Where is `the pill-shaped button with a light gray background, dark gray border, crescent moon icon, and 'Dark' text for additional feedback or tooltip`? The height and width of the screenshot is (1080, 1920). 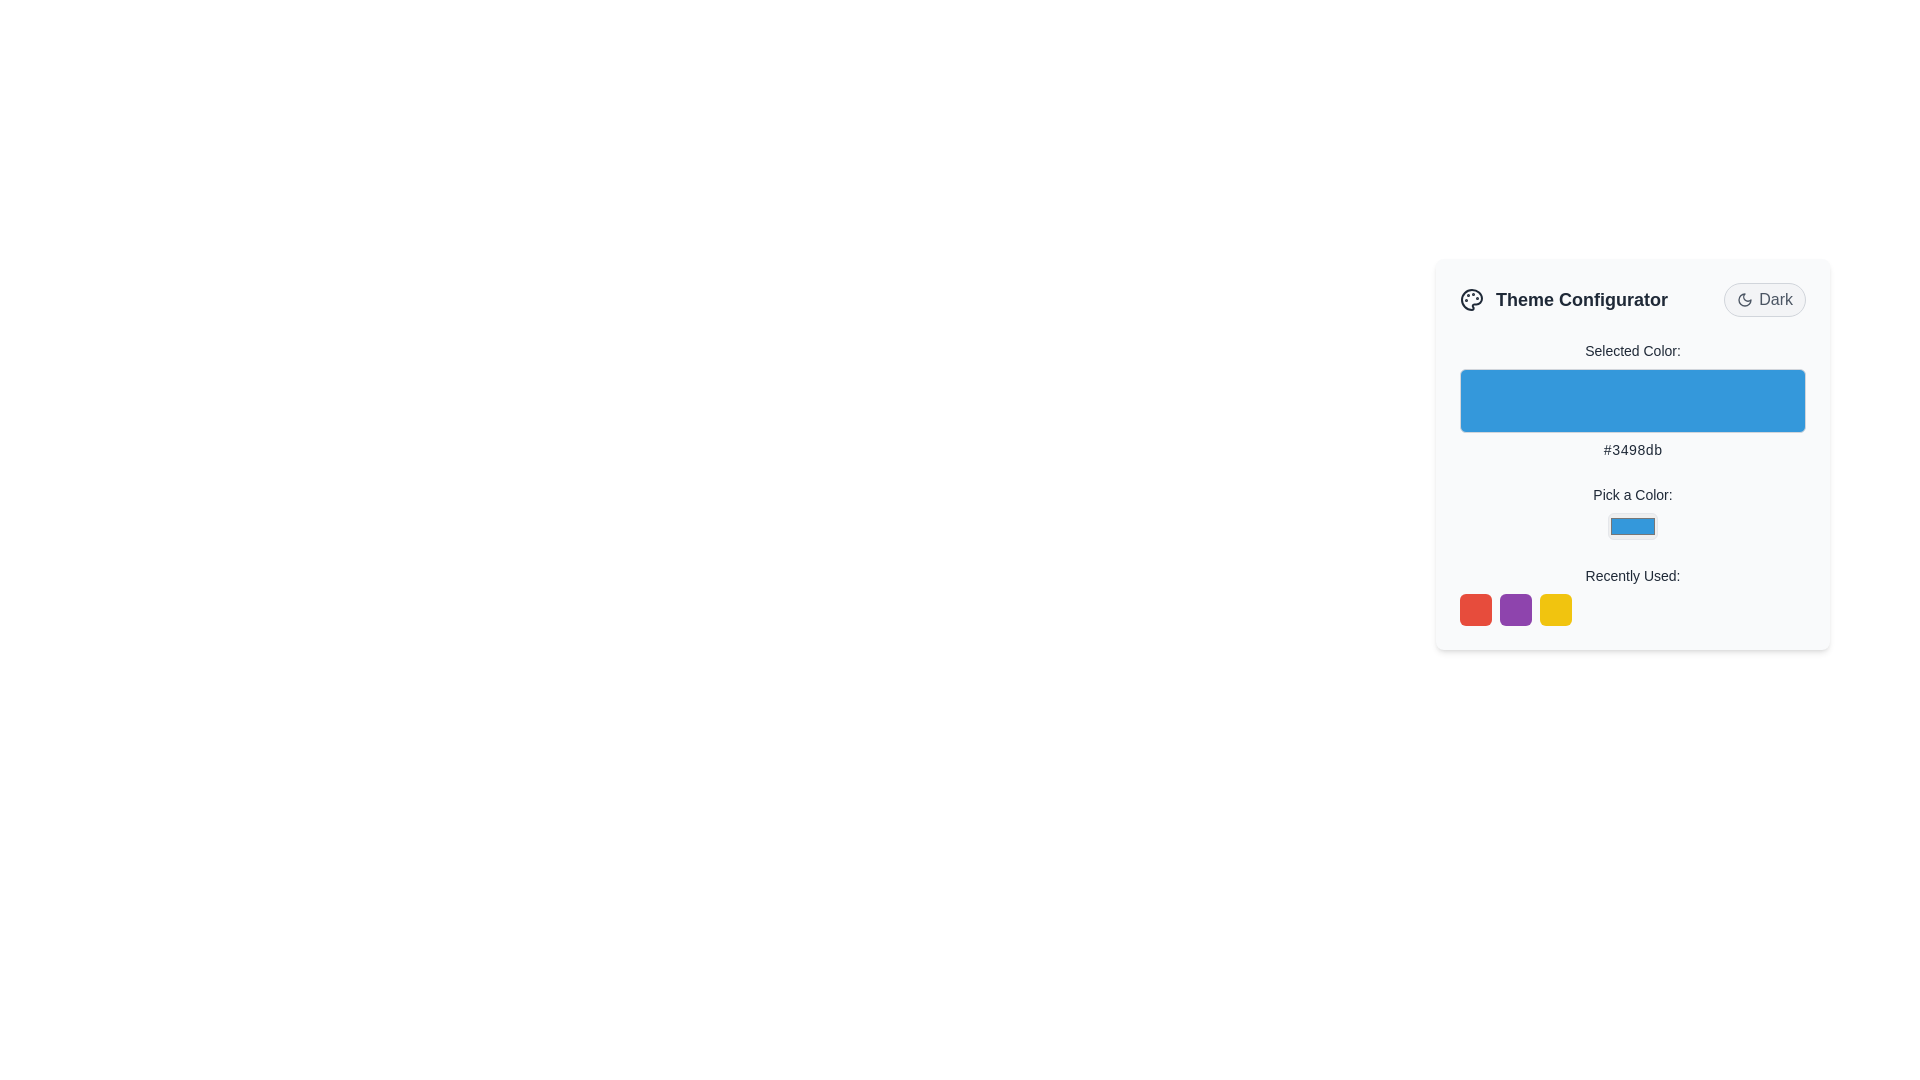
the pill-shaped button with a light gray background, dark gray border, crescent moon icon, and 'Dark' text for additional feedback or tooltip is located at coordinates (1765, 300).